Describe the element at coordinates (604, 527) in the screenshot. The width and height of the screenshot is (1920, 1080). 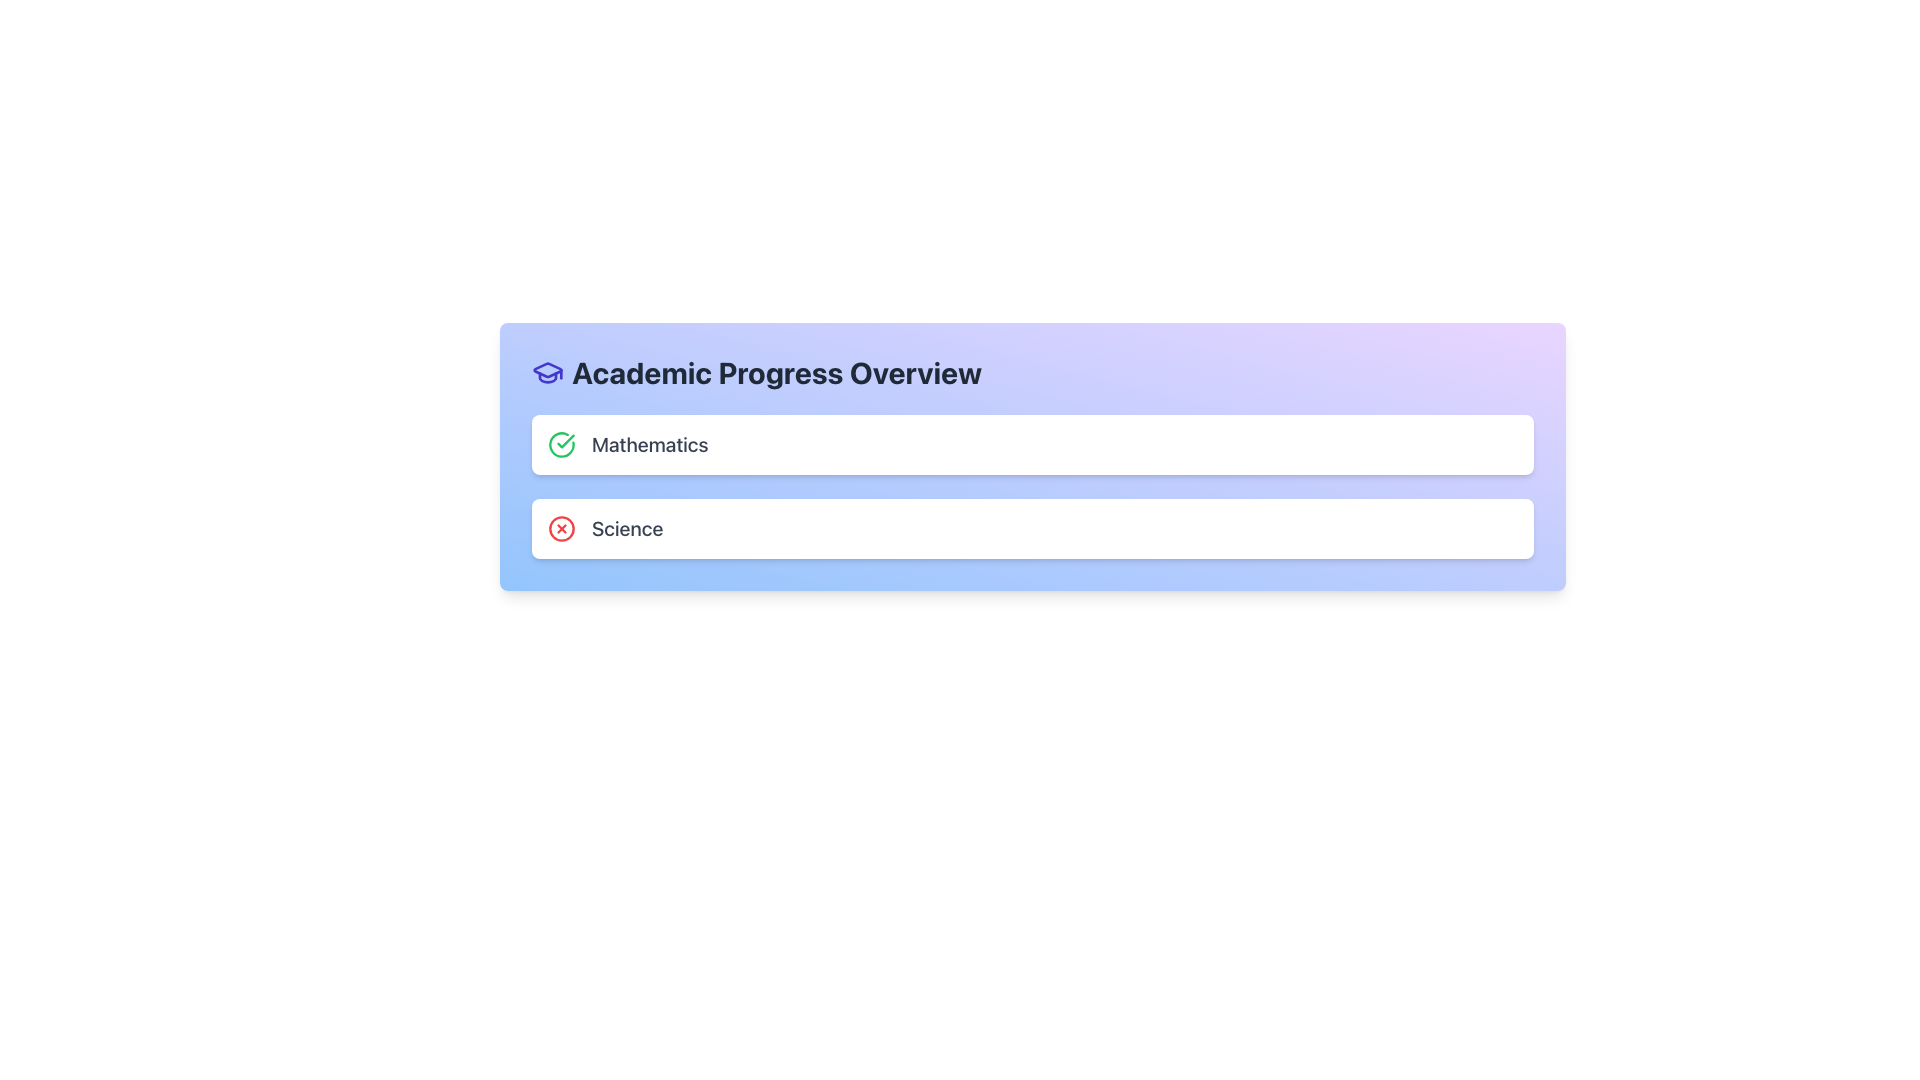
I see `the 'Science' text entry with a red circular icon indicating an error state, located under the 'Academic Progress Overview' header` at that location.